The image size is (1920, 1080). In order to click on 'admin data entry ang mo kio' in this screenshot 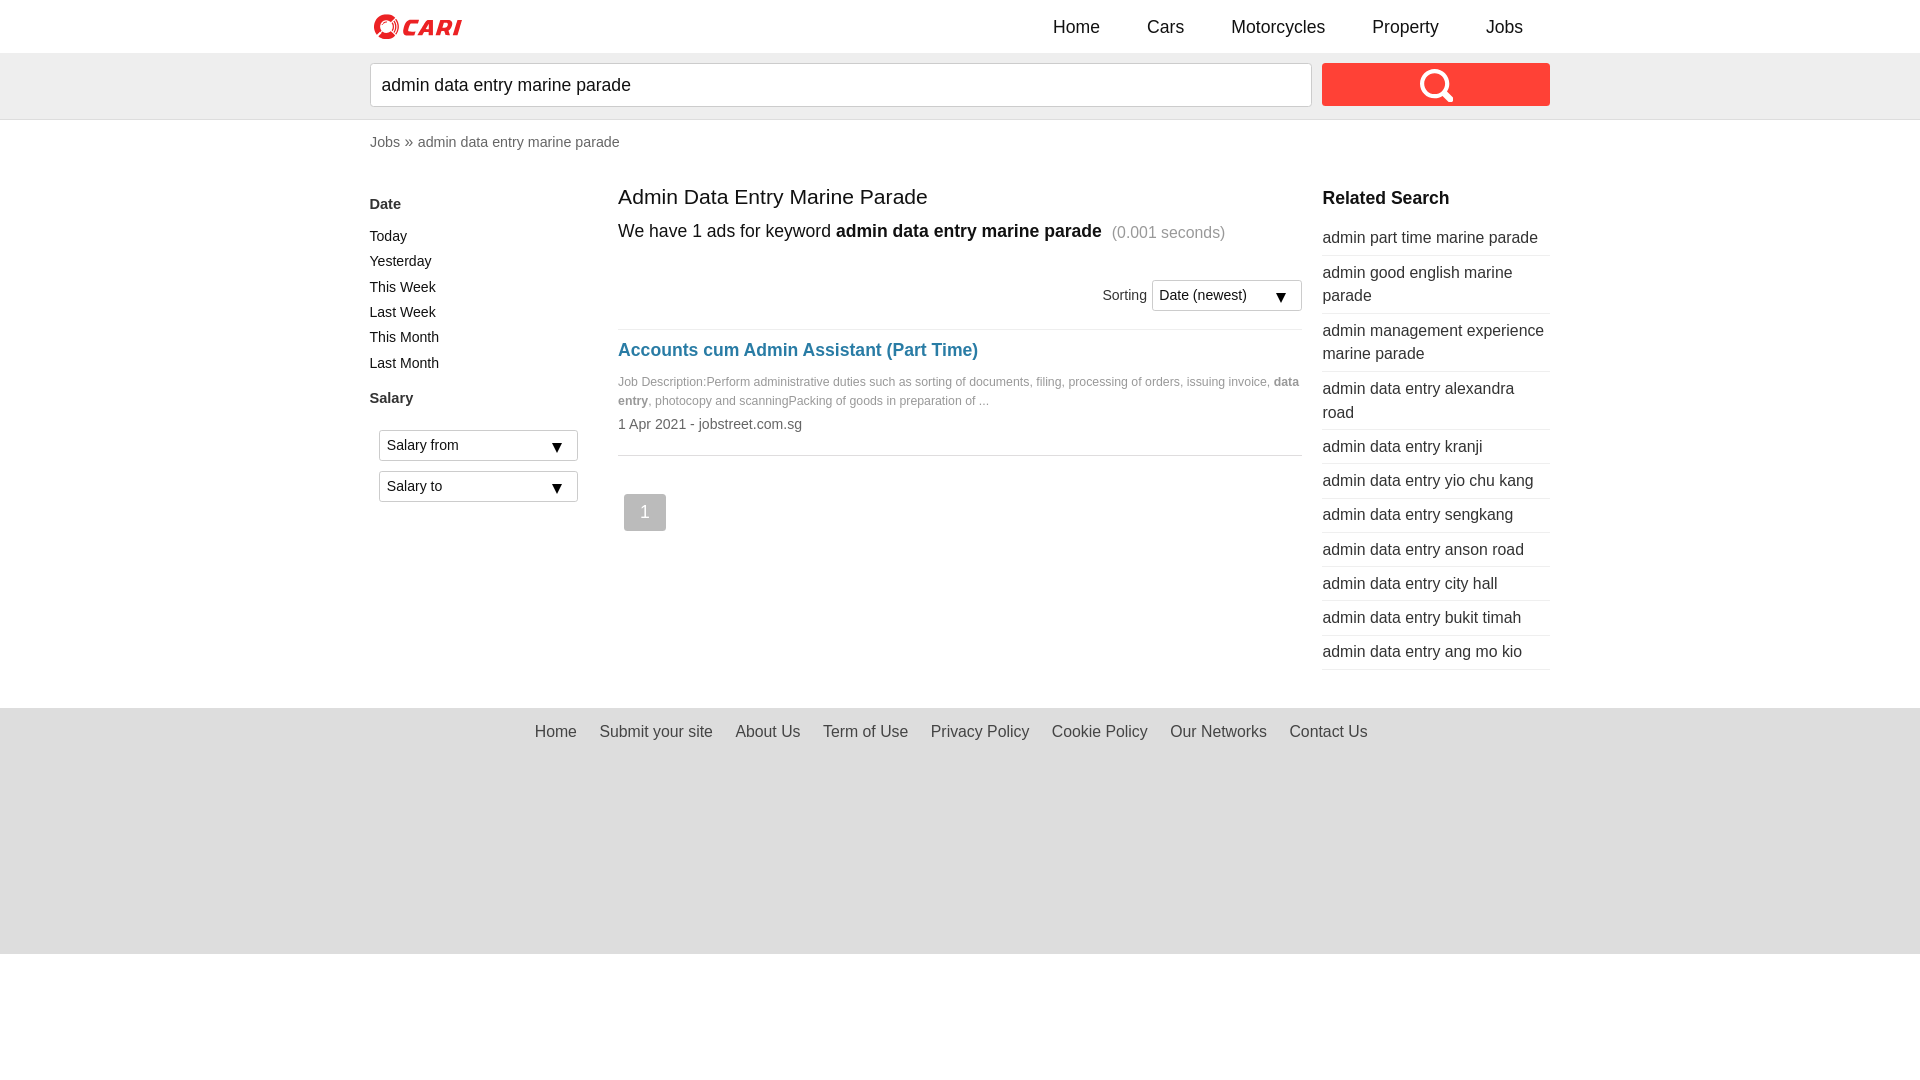, I will do `click(1420, 651)`.